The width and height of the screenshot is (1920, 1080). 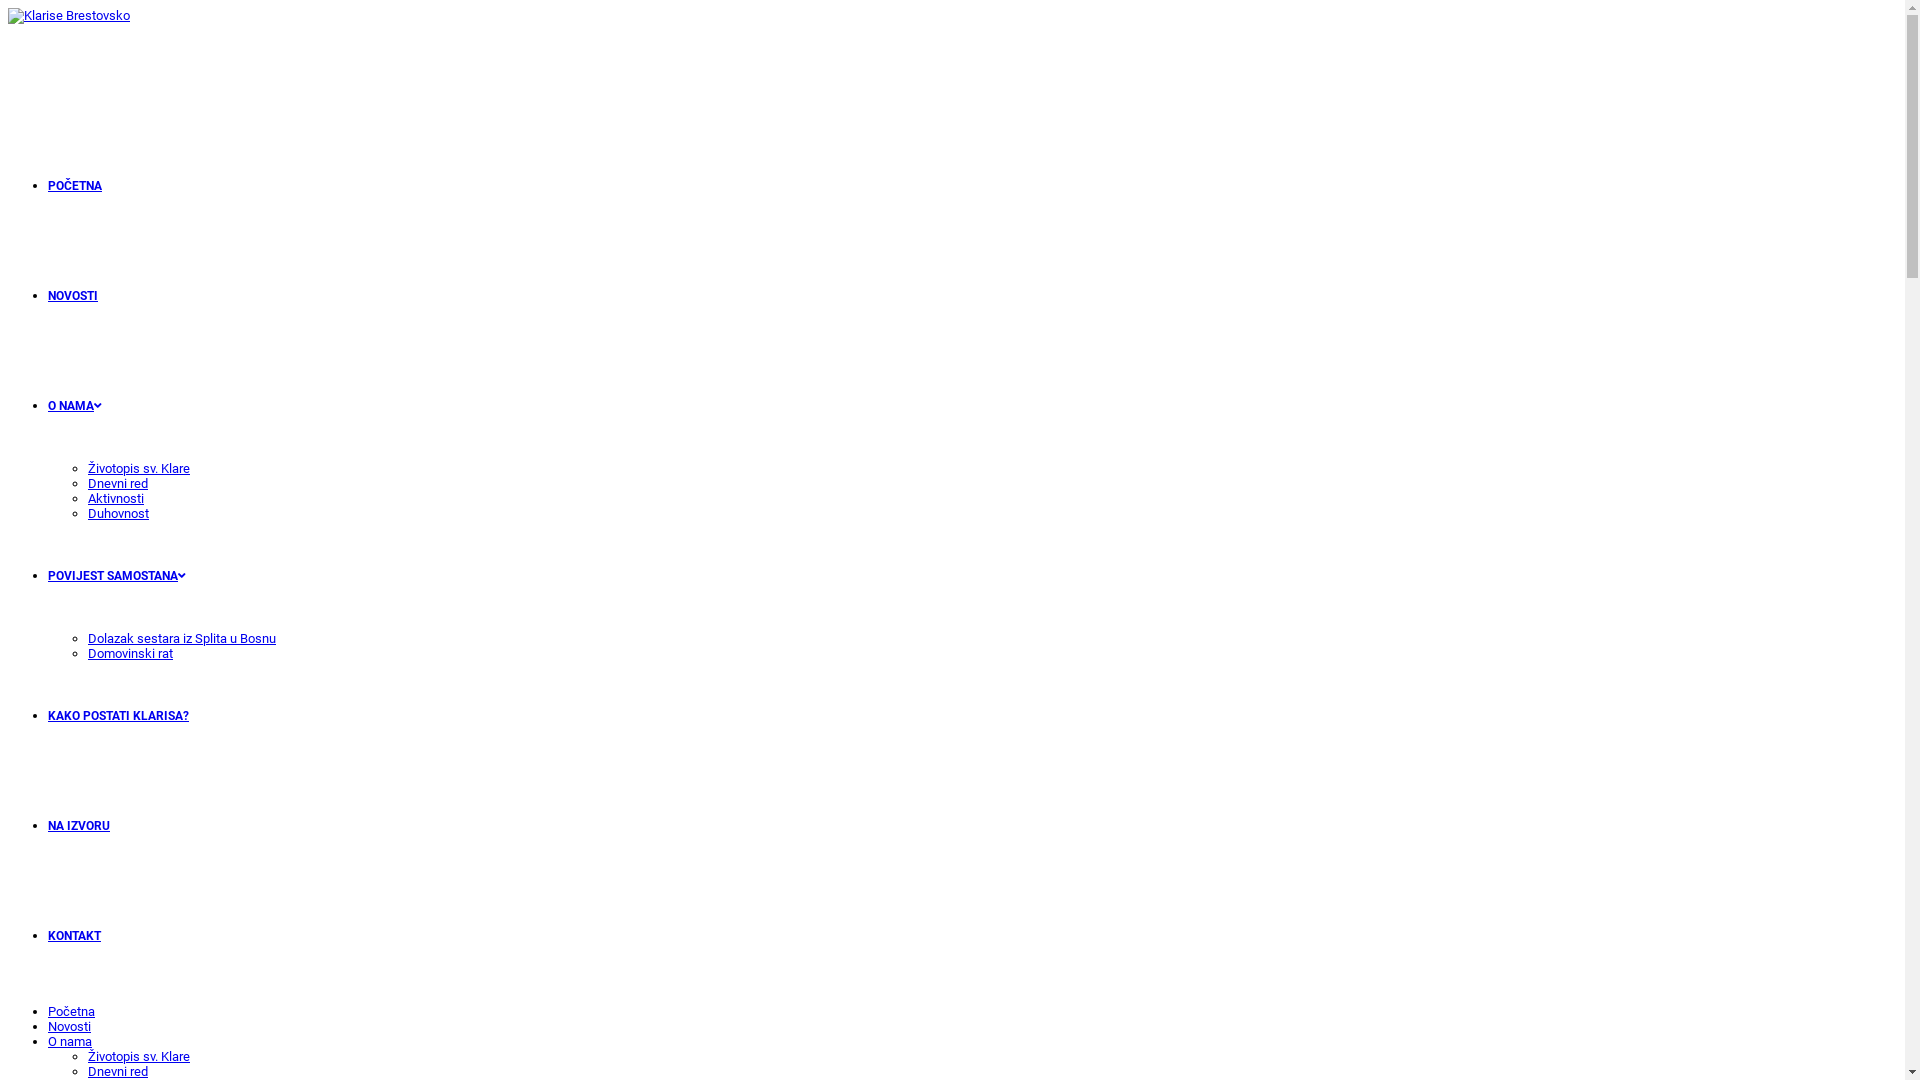 I want to click on 'O NAMA', so click(x=75, y=405).